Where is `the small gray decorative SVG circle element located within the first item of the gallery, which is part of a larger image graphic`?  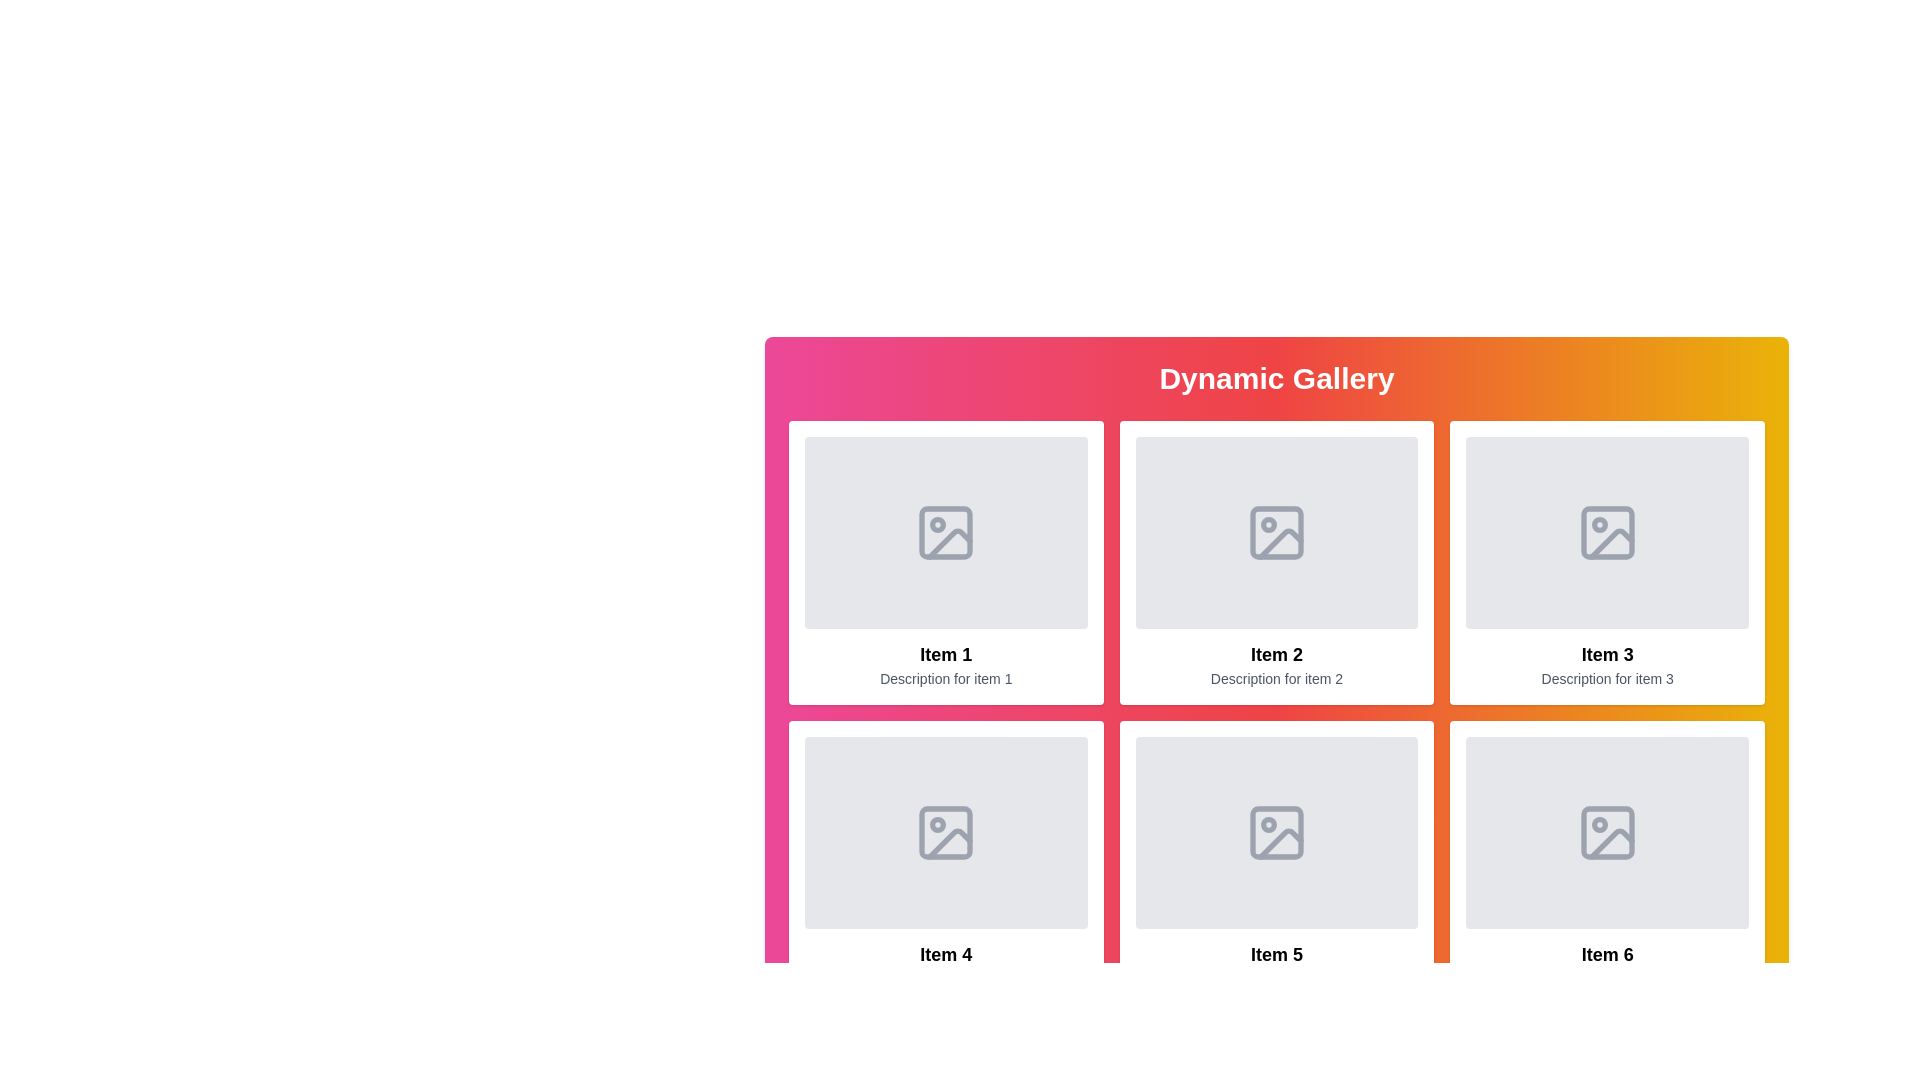
the small gray decorative SVG circle element located within the first item of the gallery, which is part of a larger image graphic is located at coordinates (937, 523).